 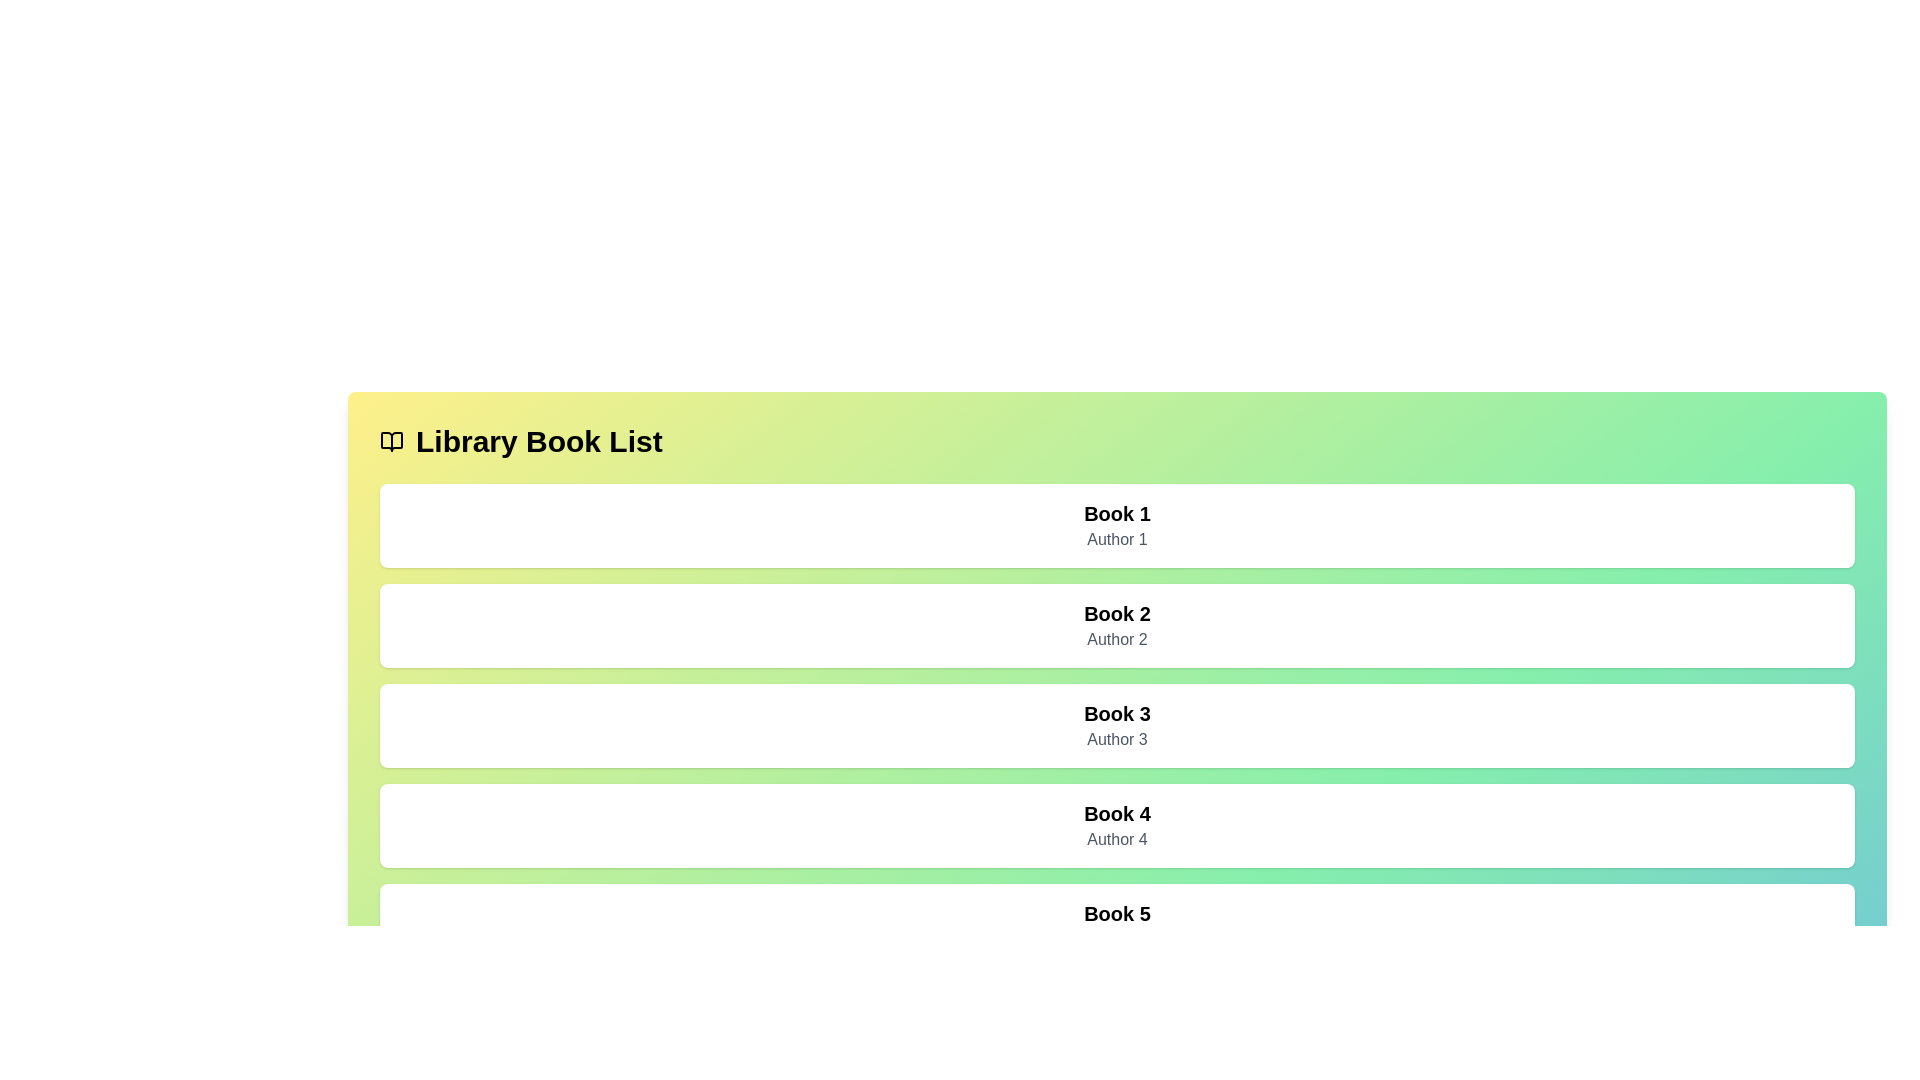 I want to click on the text label element displaying 'Author 1', which is positioned beneath the bold text 'Book 1' in a library book listing, so click(x=1116, y=540).